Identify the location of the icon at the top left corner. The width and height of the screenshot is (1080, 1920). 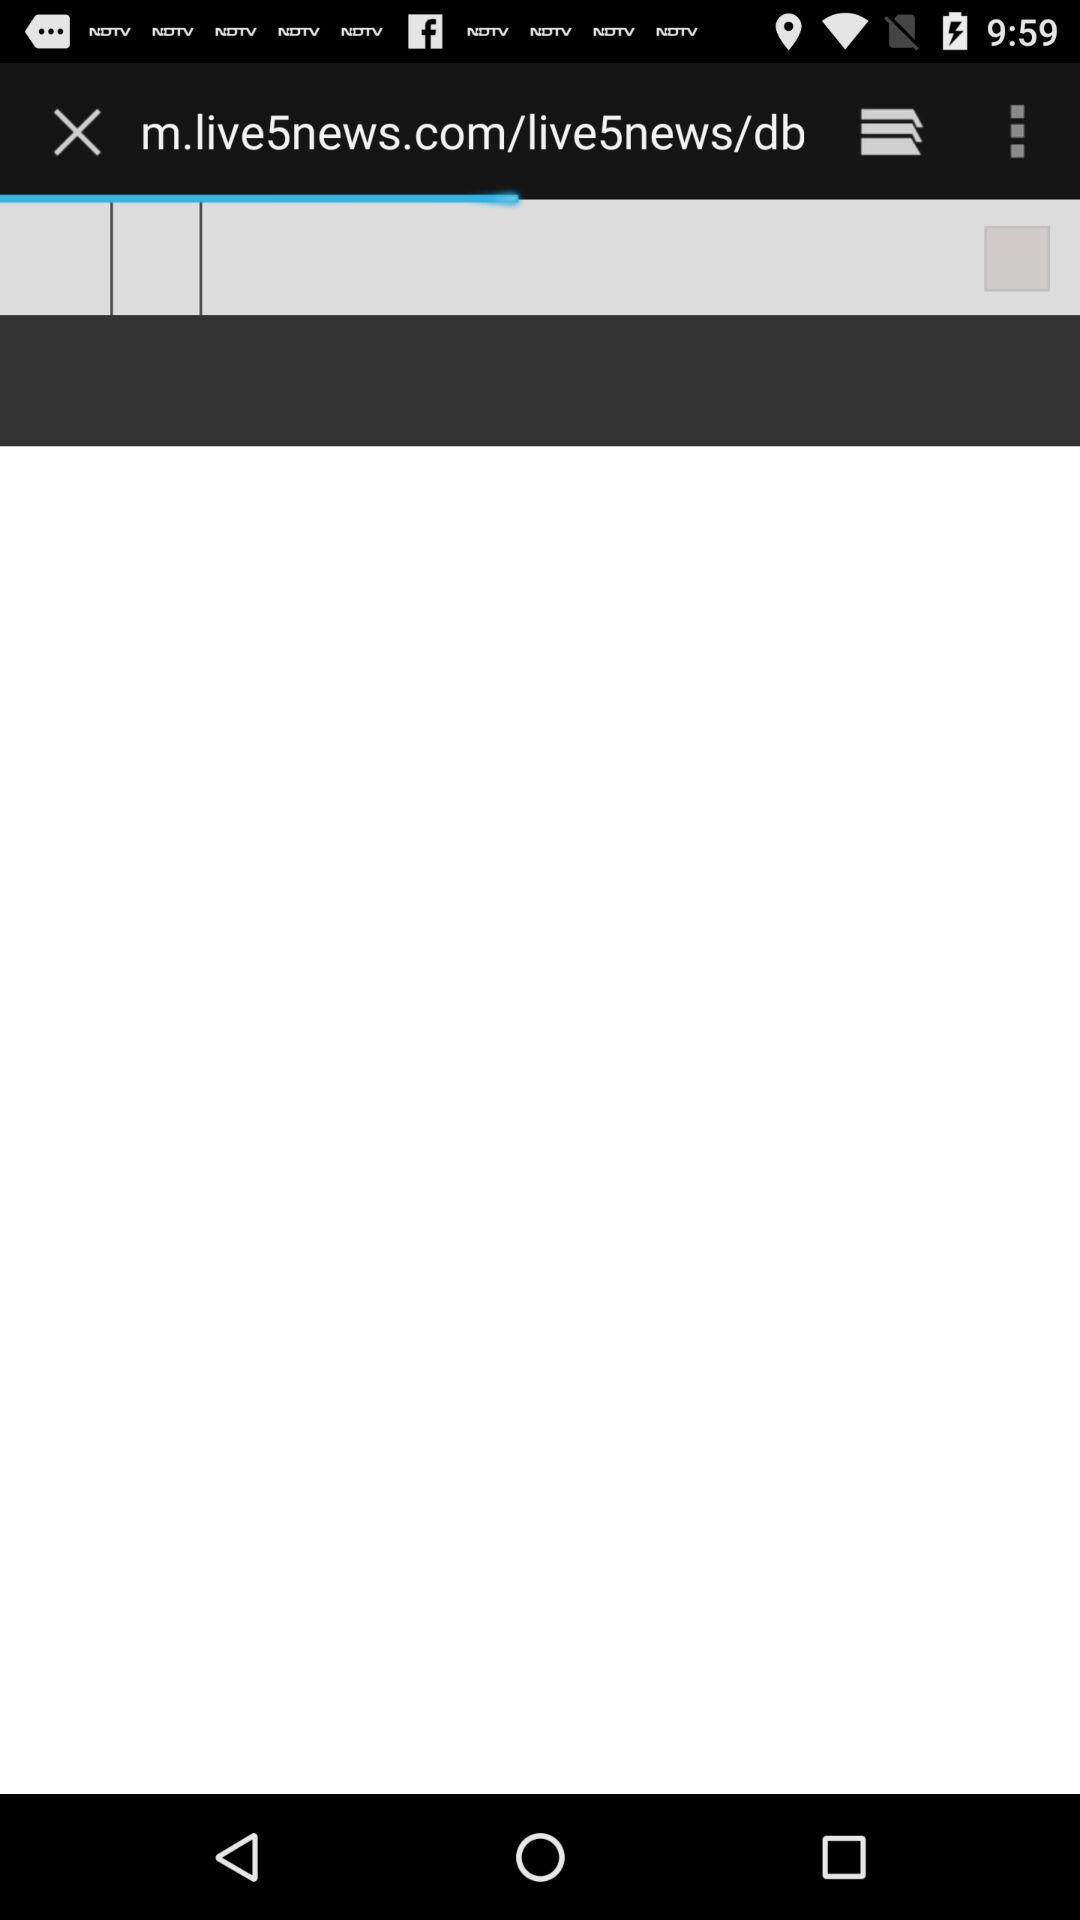
(81, 130).